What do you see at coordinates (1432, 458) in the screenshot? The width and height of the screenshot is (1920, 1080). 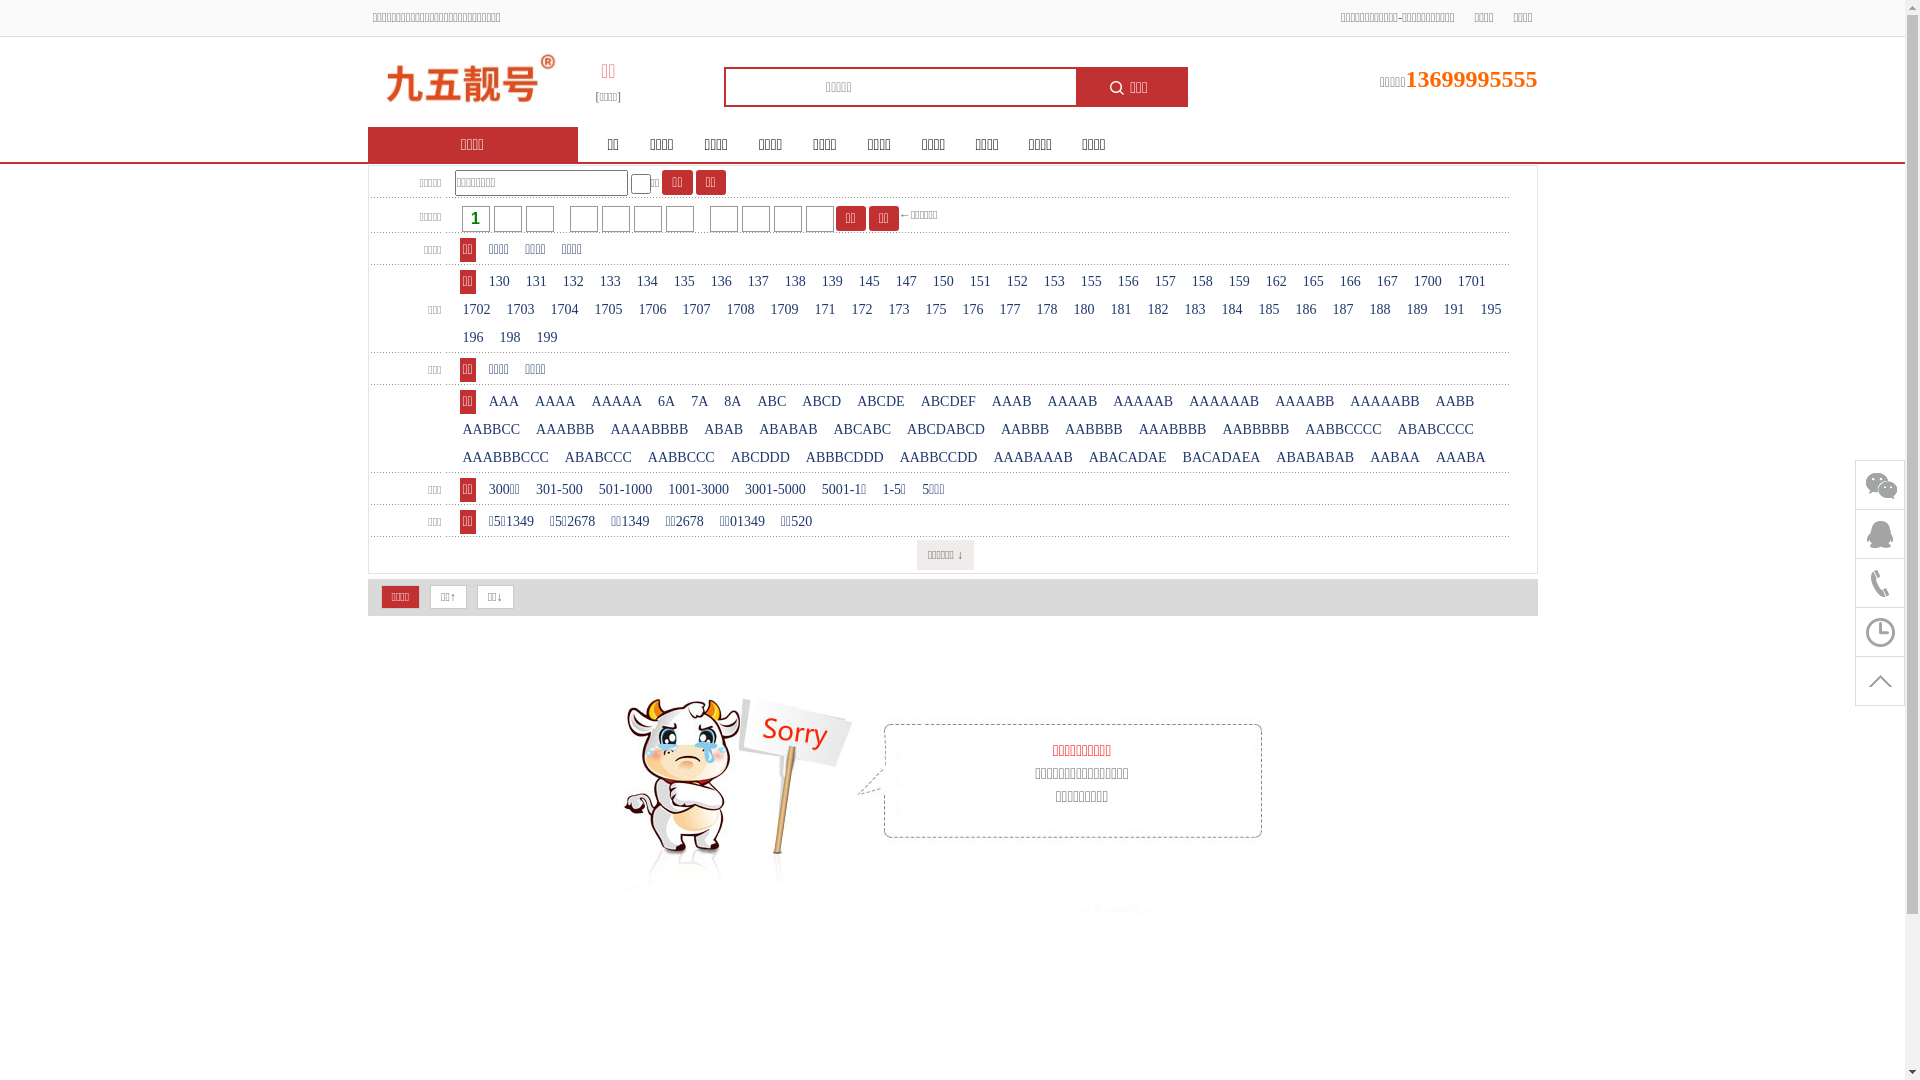 I see `'AAABA'` at bounding box center [1432, 458].